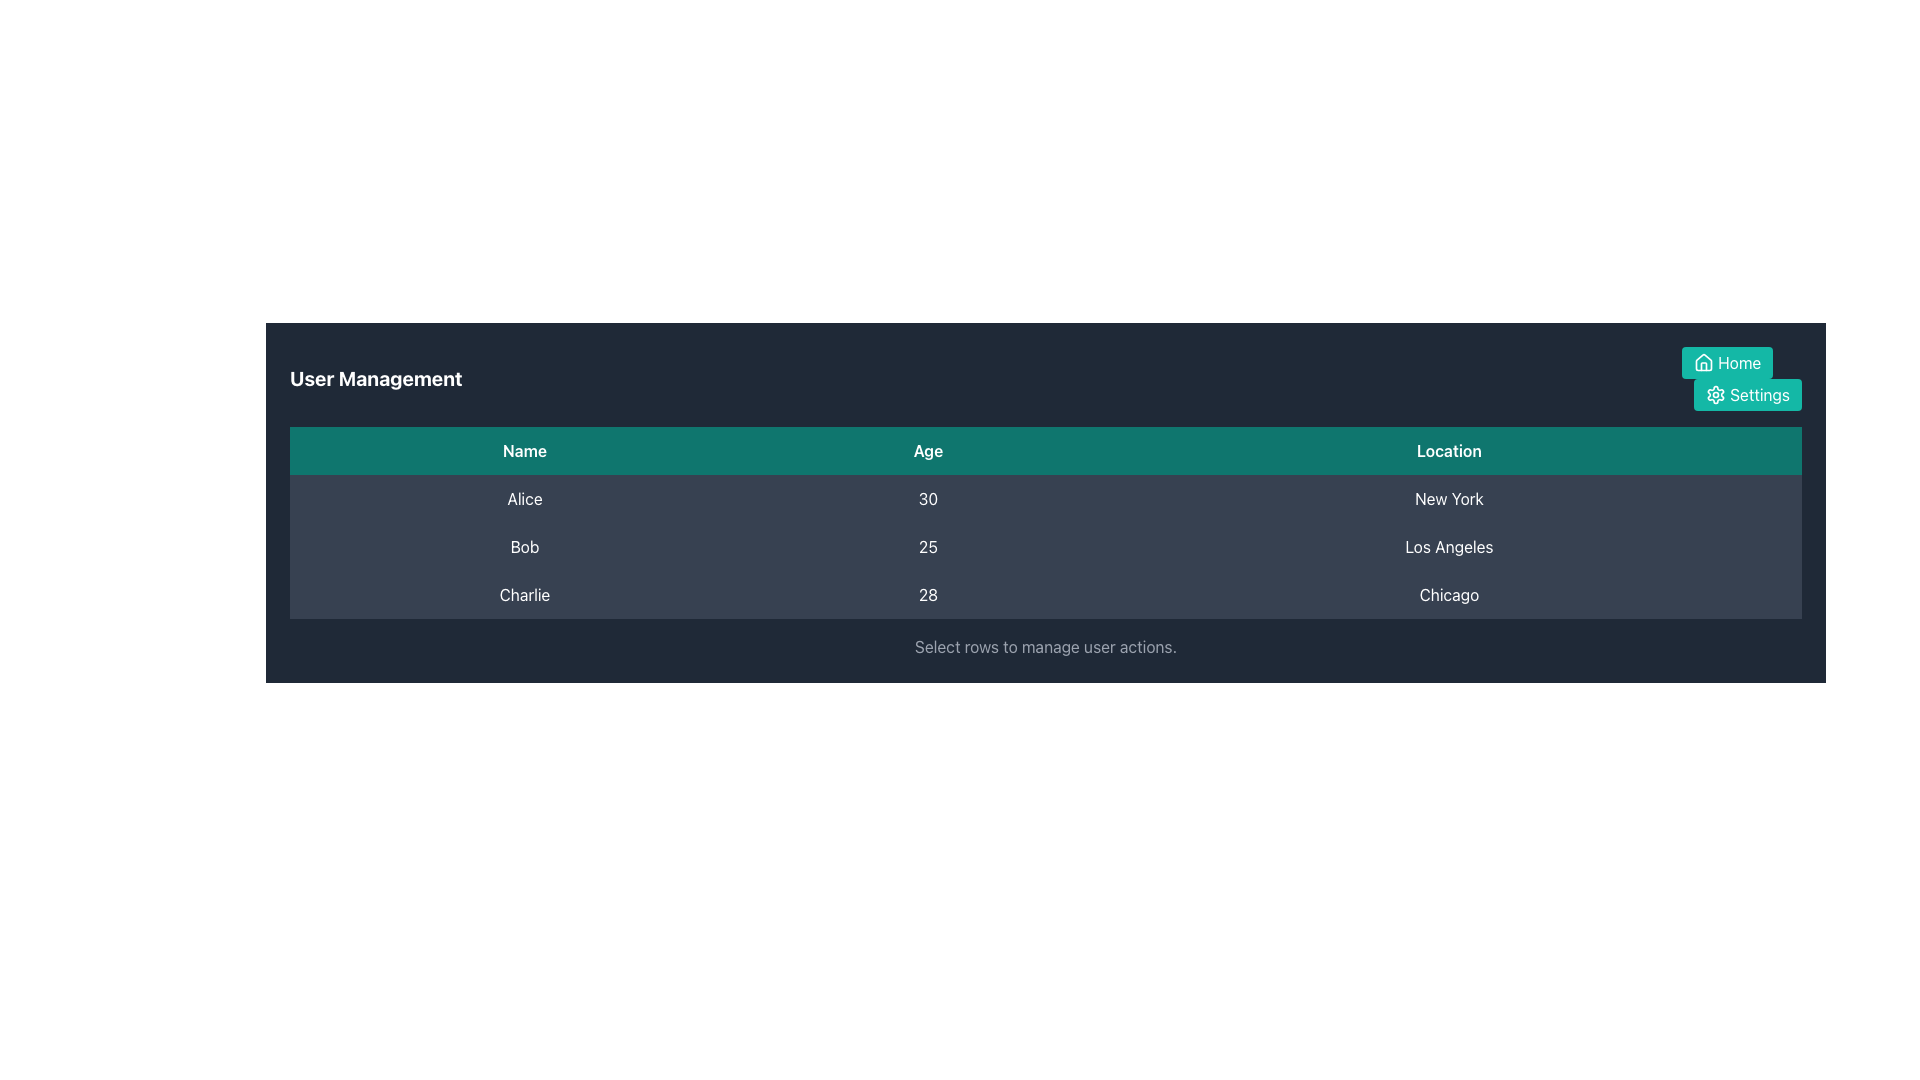 This screenshot has height=1080, width=1920. What do you see at coordinates (524, 547) in the screenshot?
I see `the text label displaying 'Bob' located in the 'Name' column of the second row in the table layout` at bounding box center [524, 547].